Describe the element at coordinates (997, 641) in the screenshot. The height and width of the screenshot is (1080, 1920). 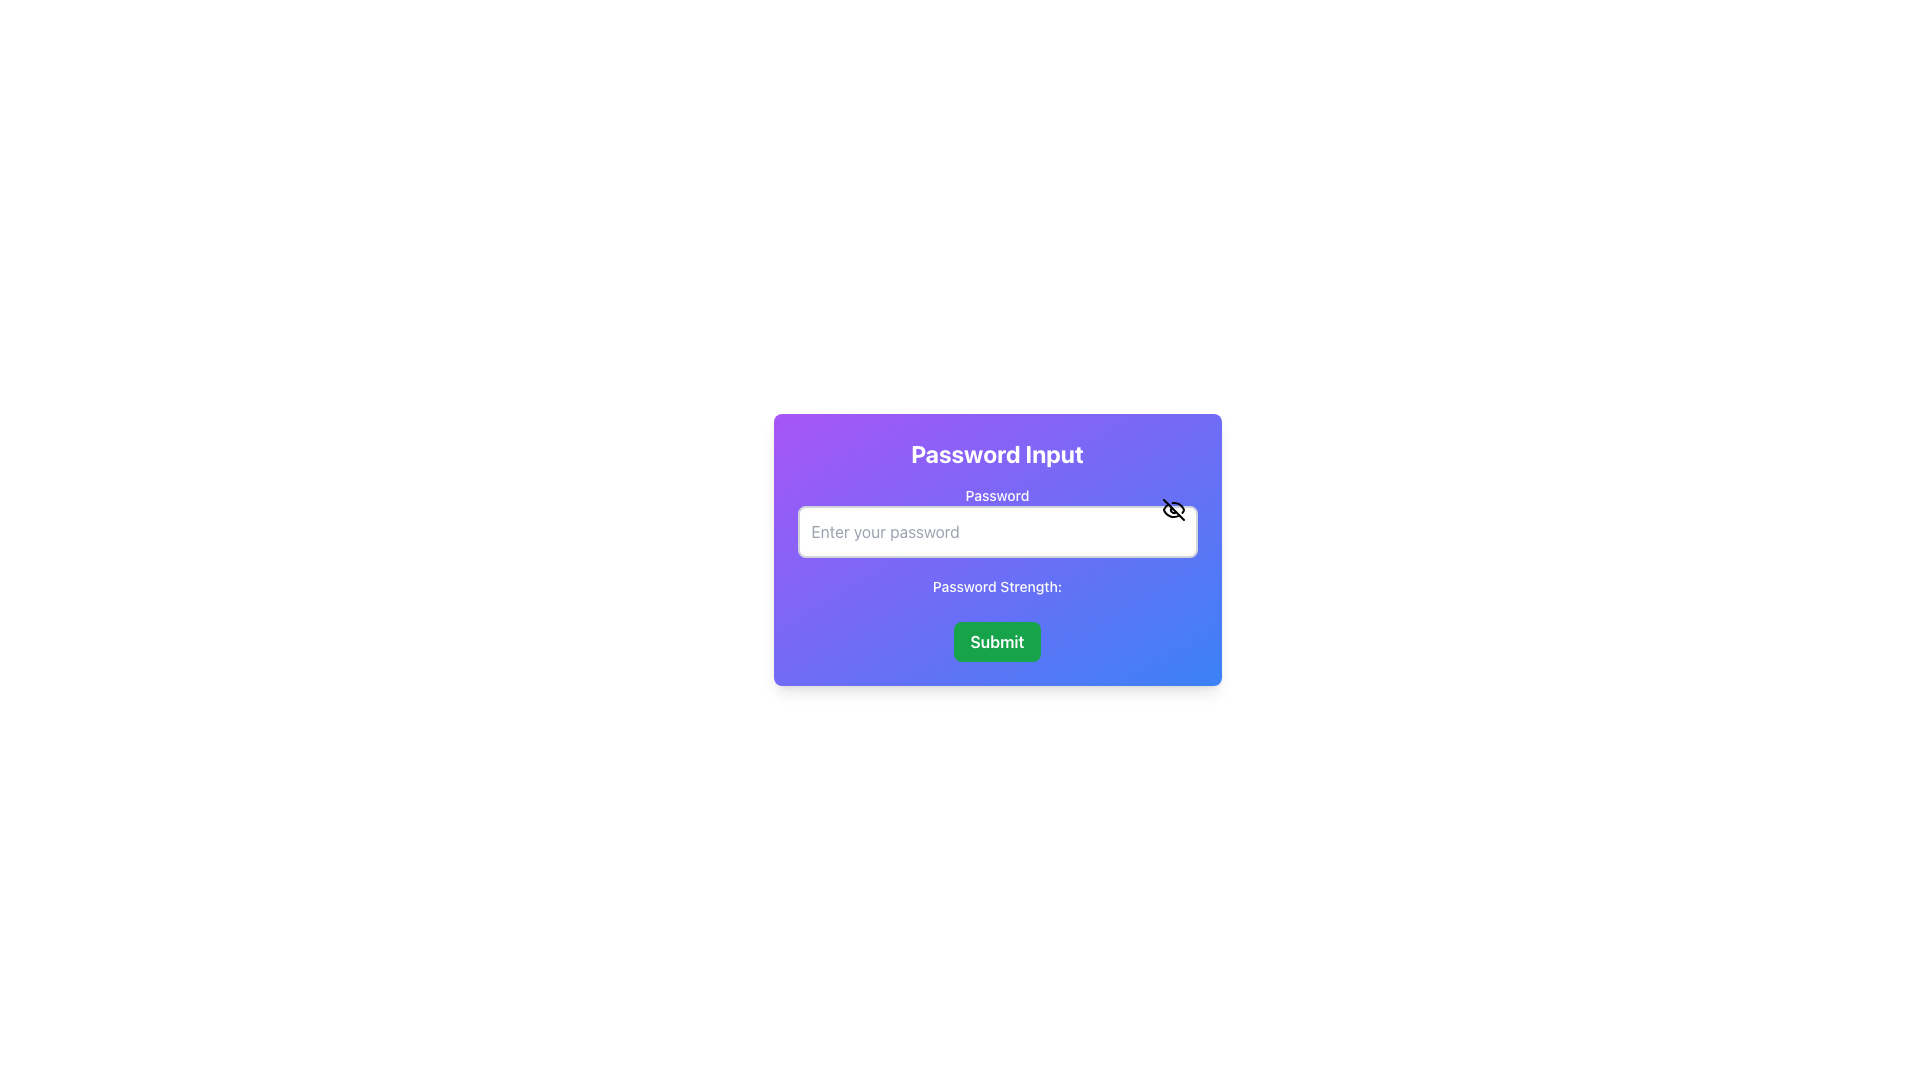
I see `the Submit Button located at the bottom of the 'Password Input' panel using keyboard tabbing` at that location.